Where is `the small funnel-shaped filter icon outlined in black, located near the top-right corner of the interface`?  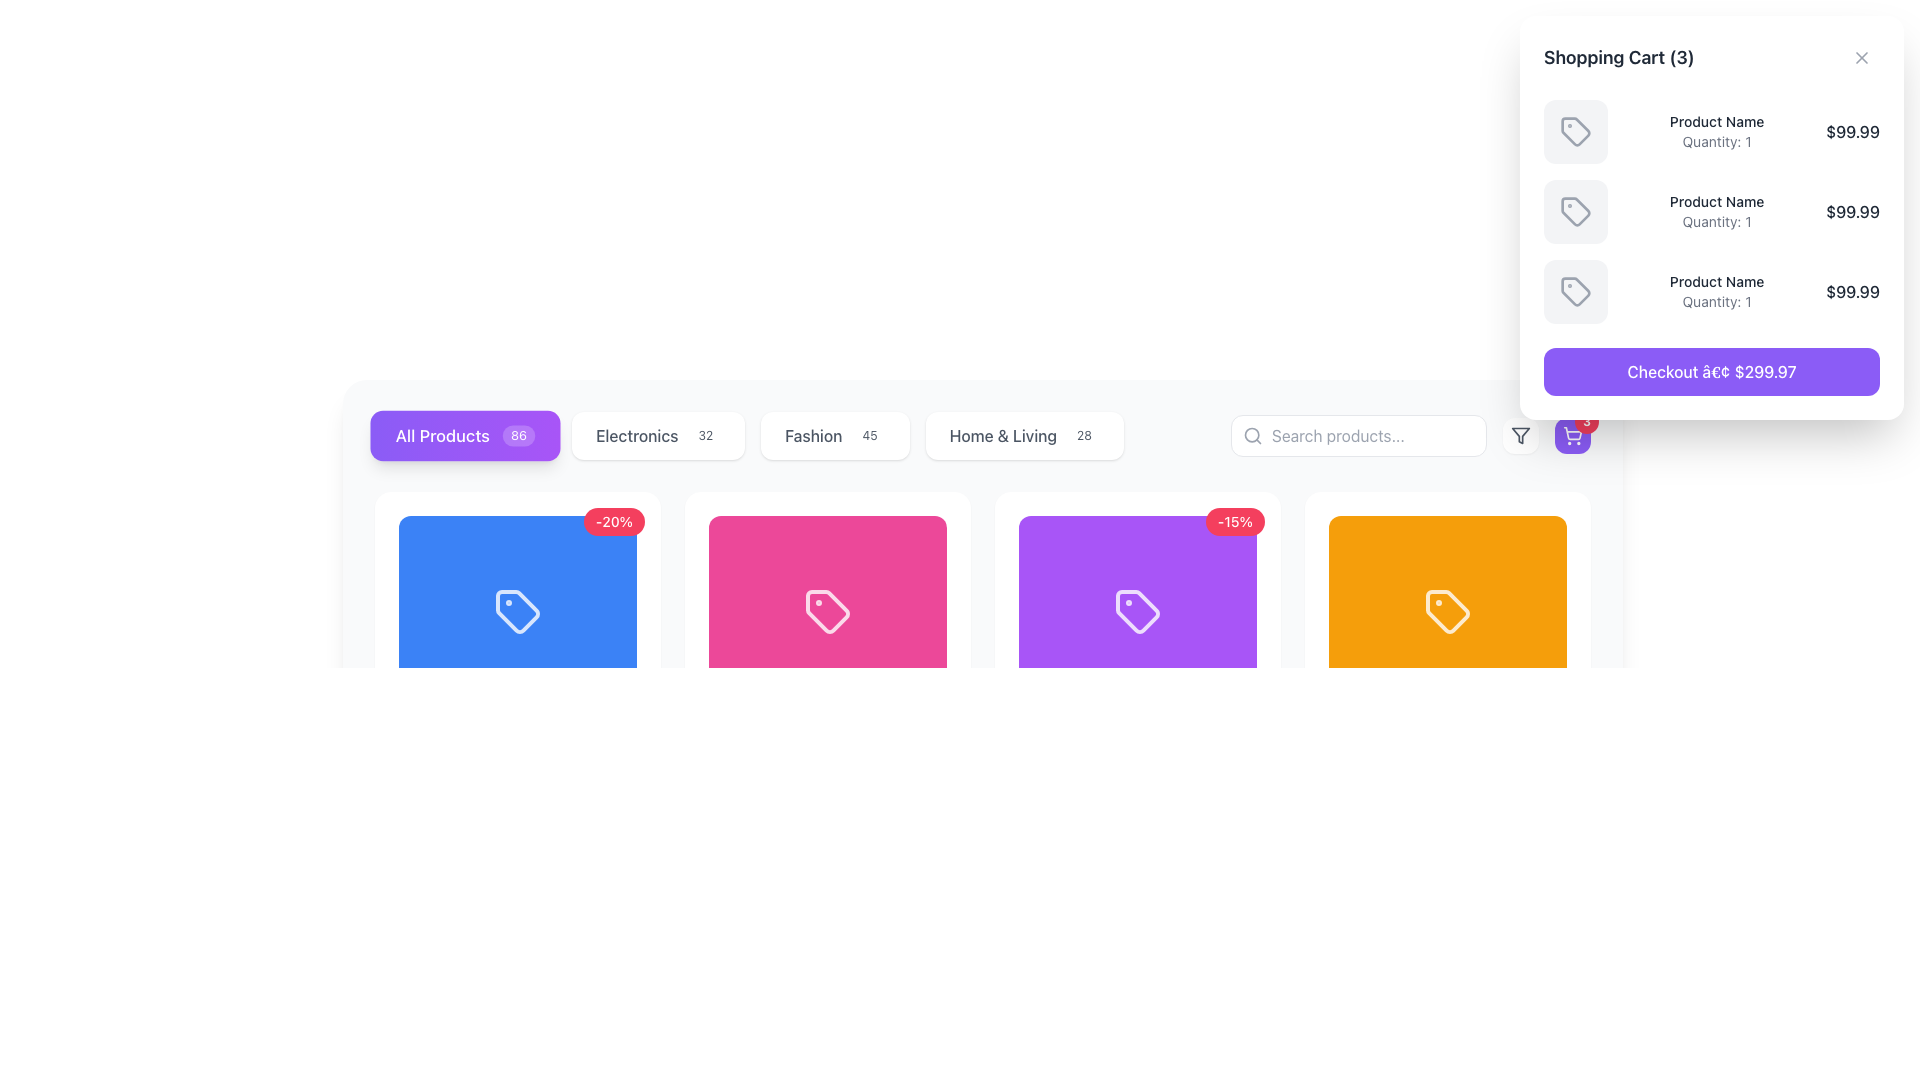
the small funnel-shaped filter icon outlined in black, located near the top-right corner of the interface is located at coordinates (1520, 434).